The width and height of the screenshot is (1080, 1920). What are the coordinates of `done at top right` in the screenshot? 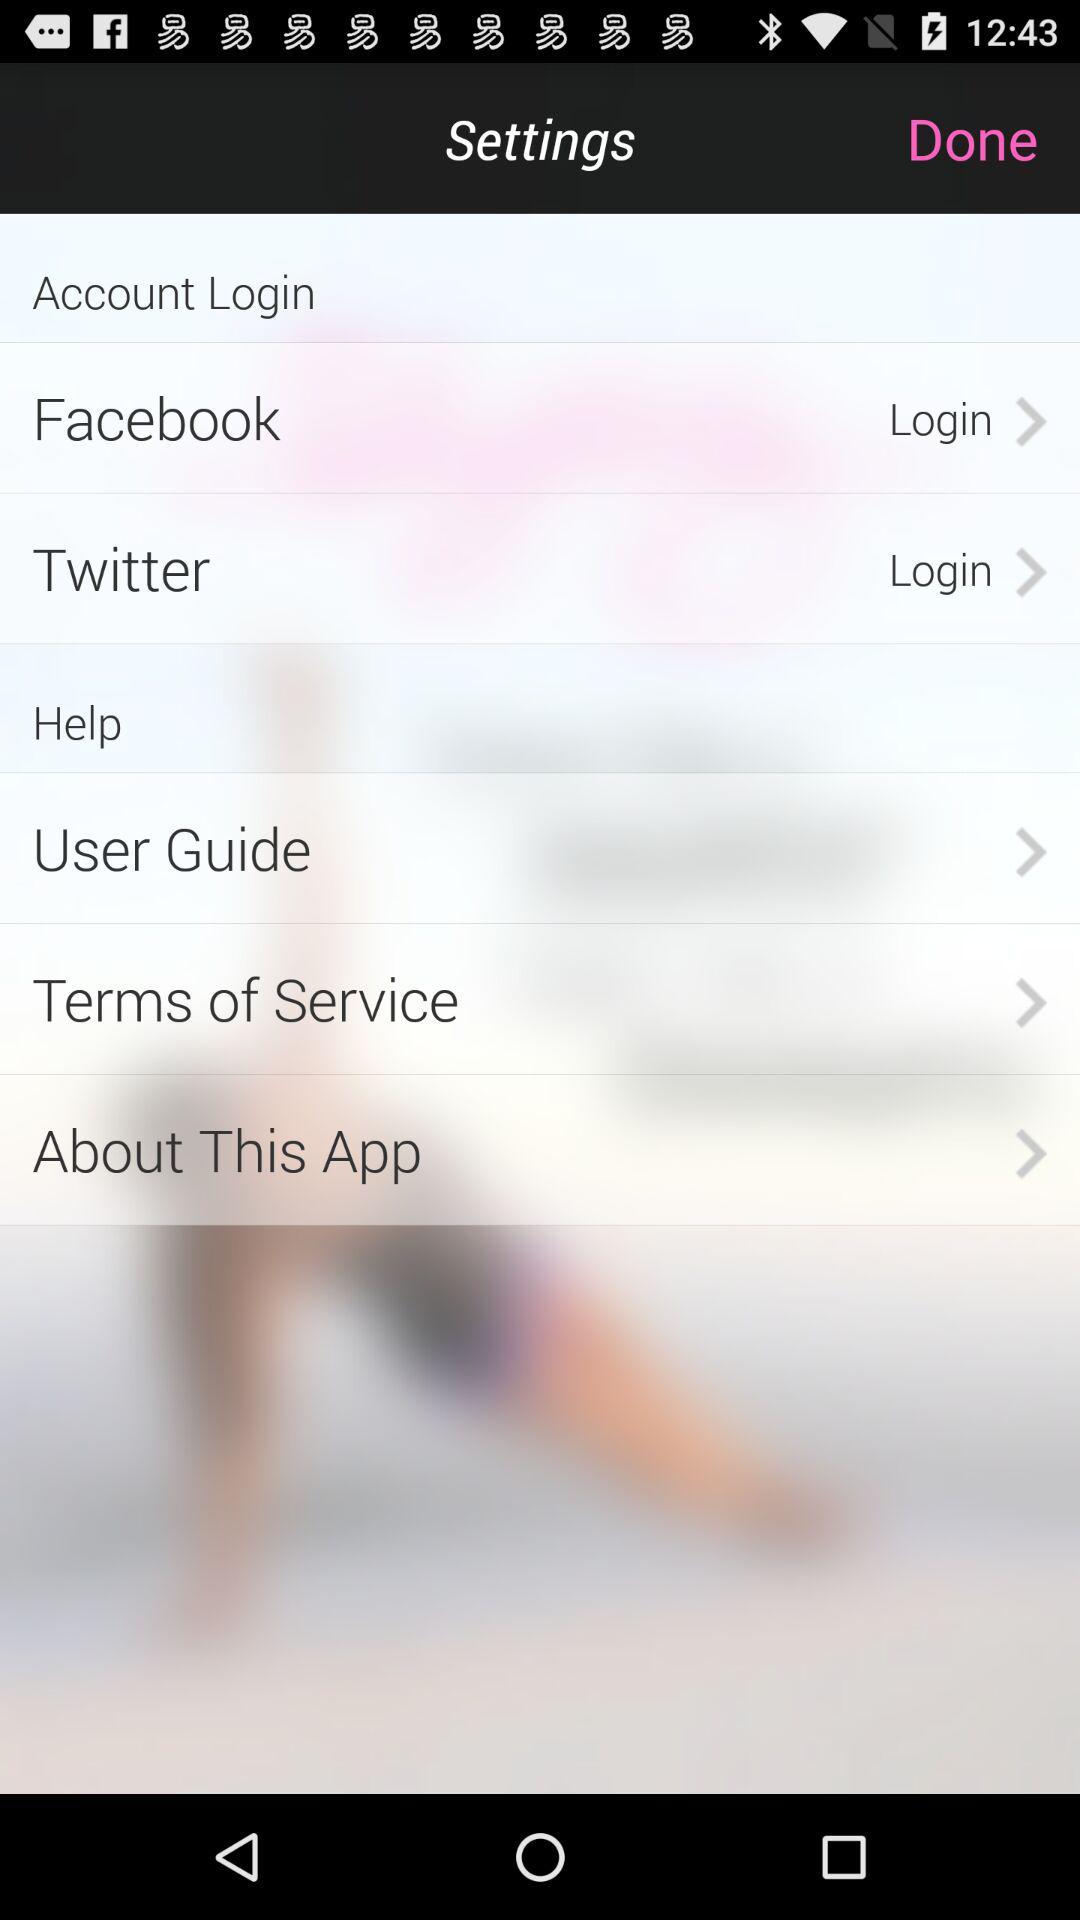 It's located at (992, 137).